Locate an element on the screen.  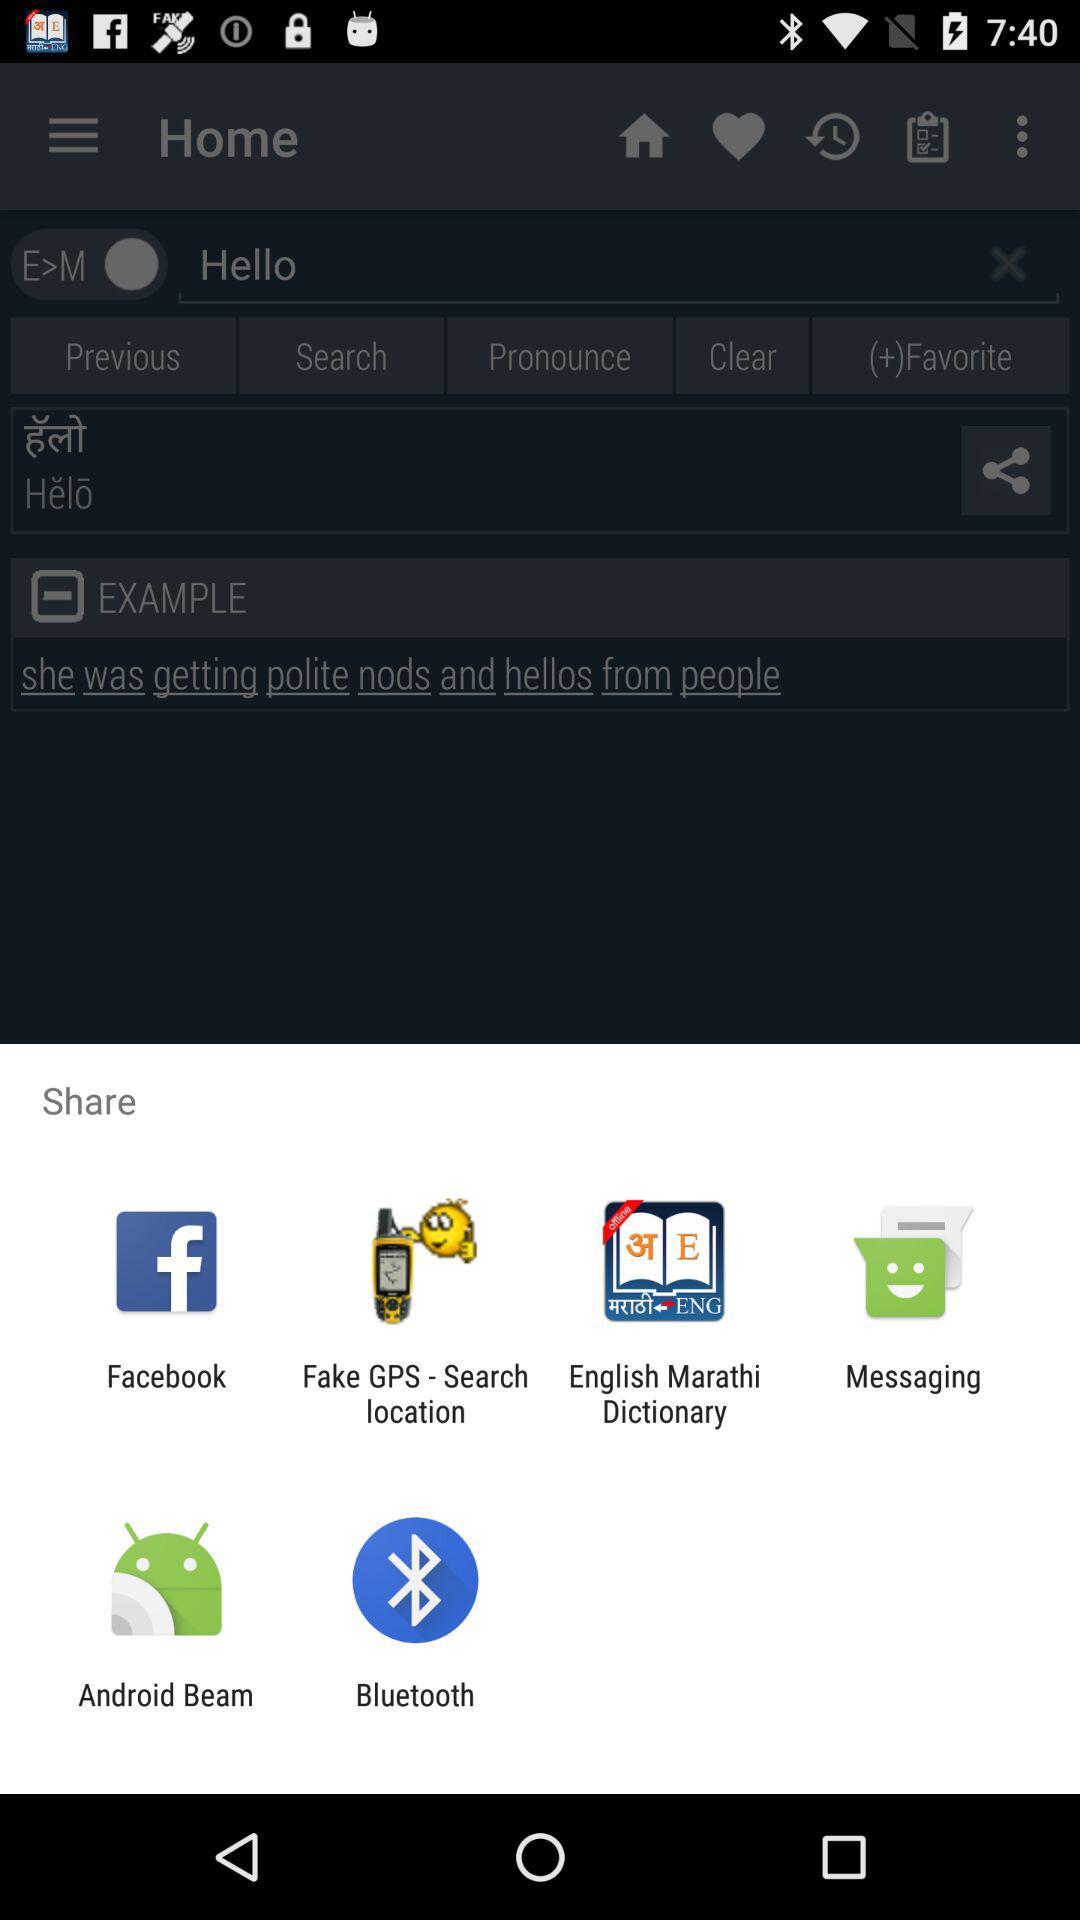
icon to the left of english marathi dictionary item is located at coordinates (414, 1392).